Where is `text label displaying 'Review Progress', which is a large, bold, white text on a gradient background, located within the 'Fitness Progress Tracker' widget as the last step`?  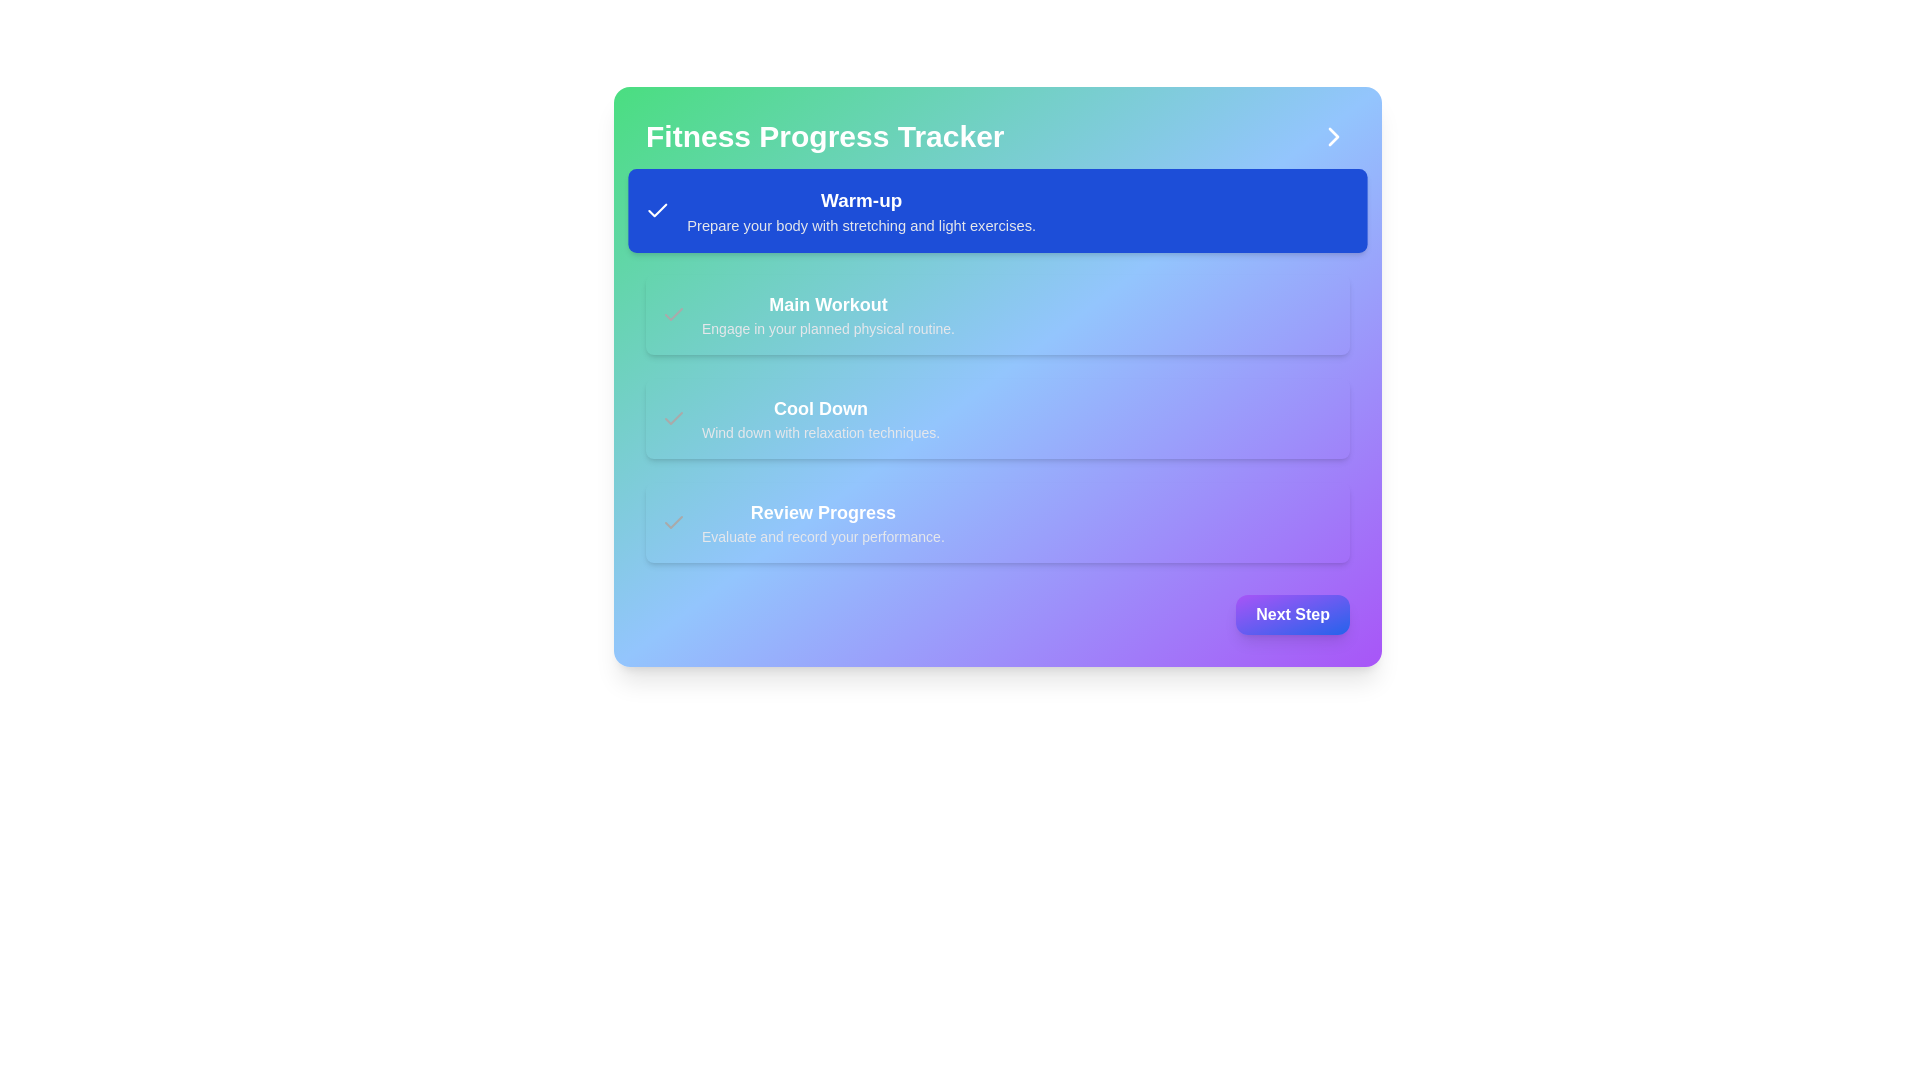
text label displaying 'Review Progress', which is a large, bold, white text on a gradient background, located within the 'Fitness Progress Tracker' widget as the last step is located at coordinates (823, 512).